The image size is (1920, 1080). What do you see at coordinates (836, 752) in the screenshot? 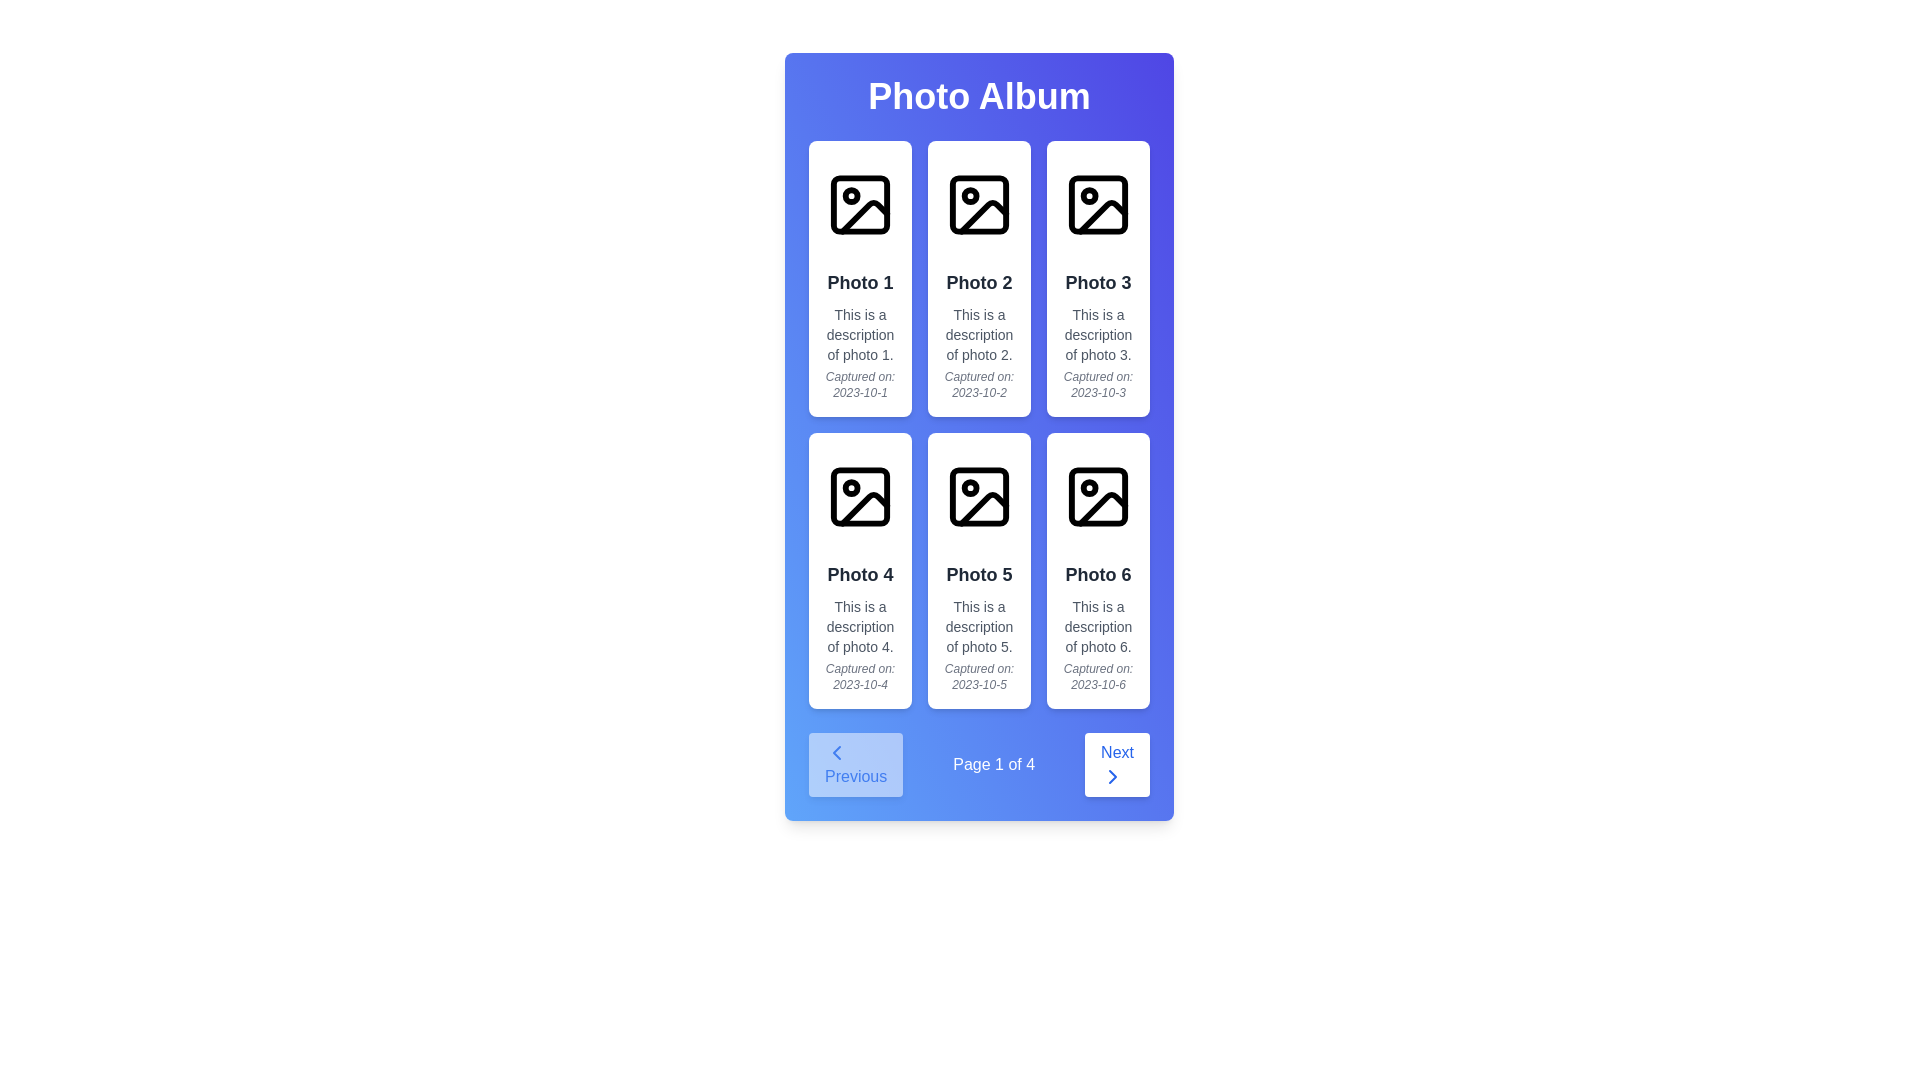
I see `the graphical navigation icon for the 'Previous' button located at the bottom-left corner of the main interface card to receive visual feedback indicating interactivity` at bounding box center [836, 752].